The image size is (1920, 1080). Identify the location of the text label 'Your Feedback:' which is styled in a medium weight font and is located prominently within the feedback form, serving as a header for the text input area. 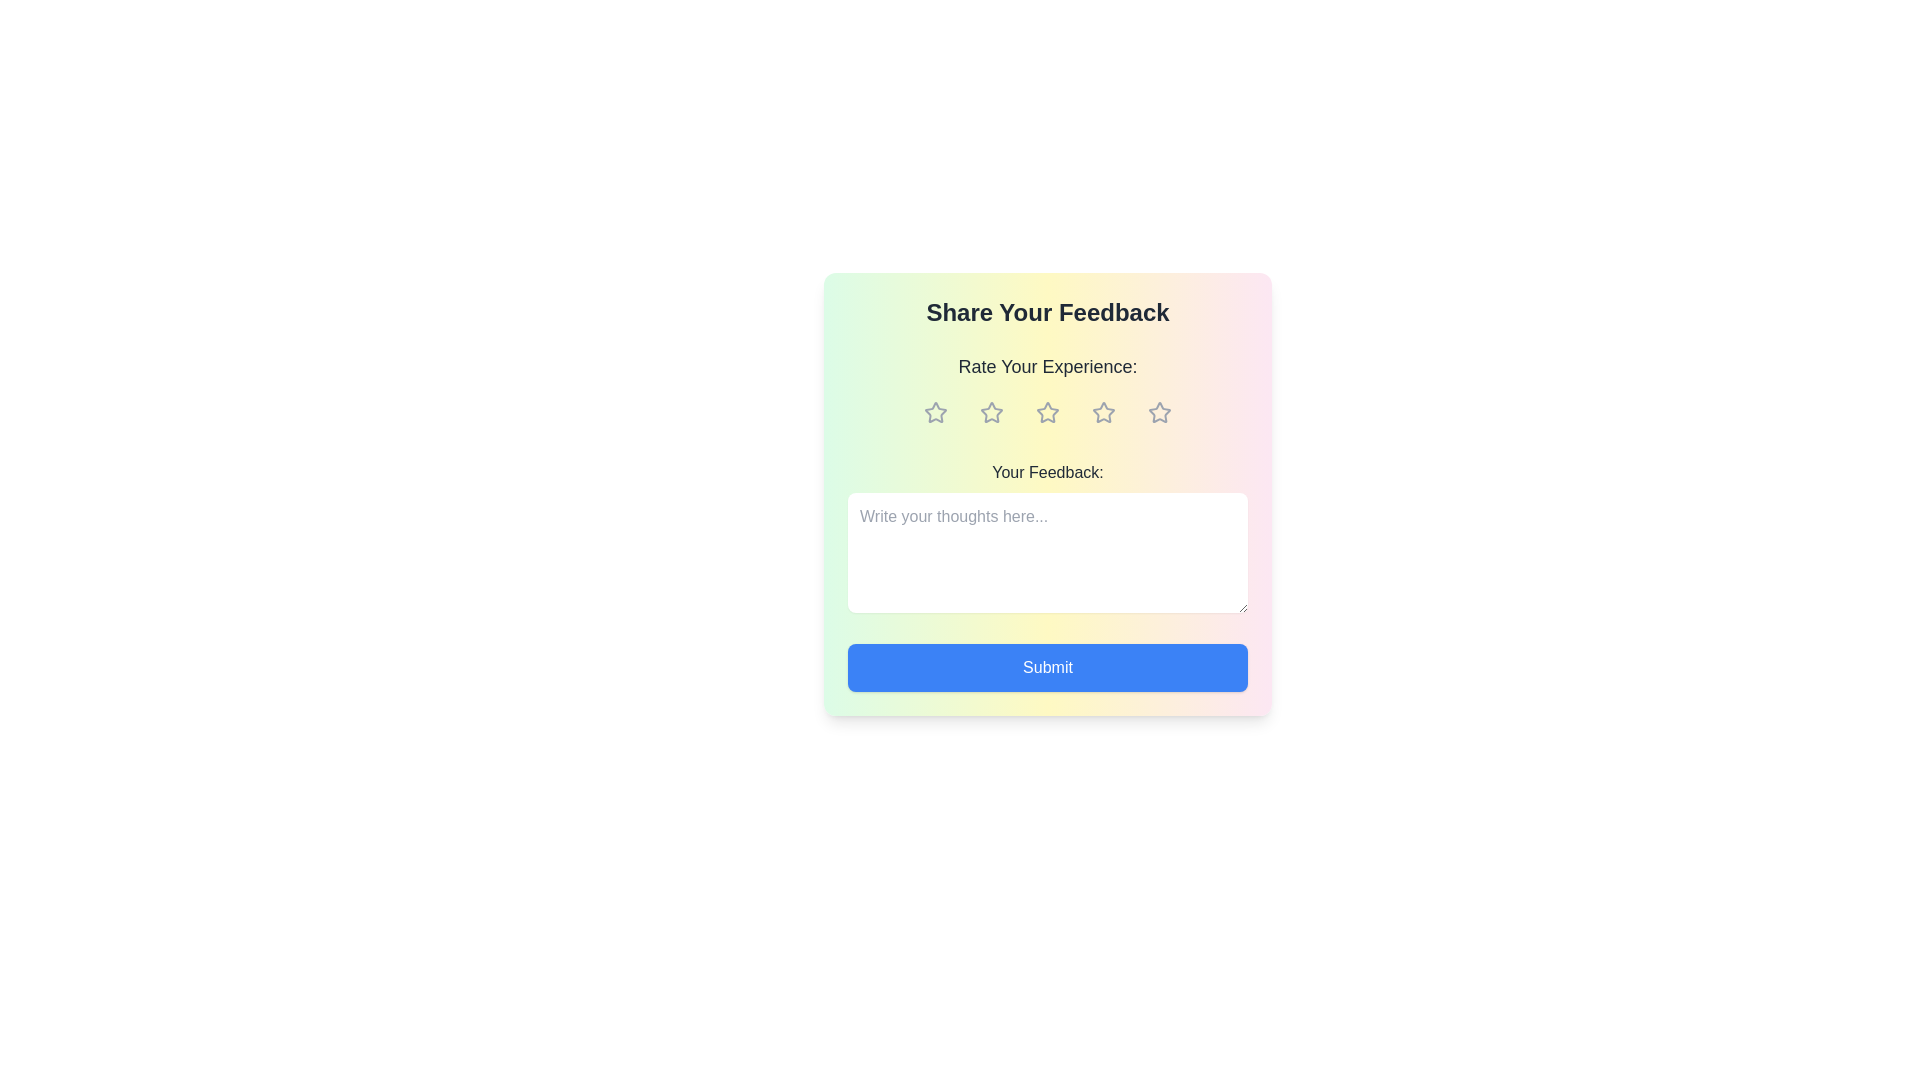
(1046, 473).